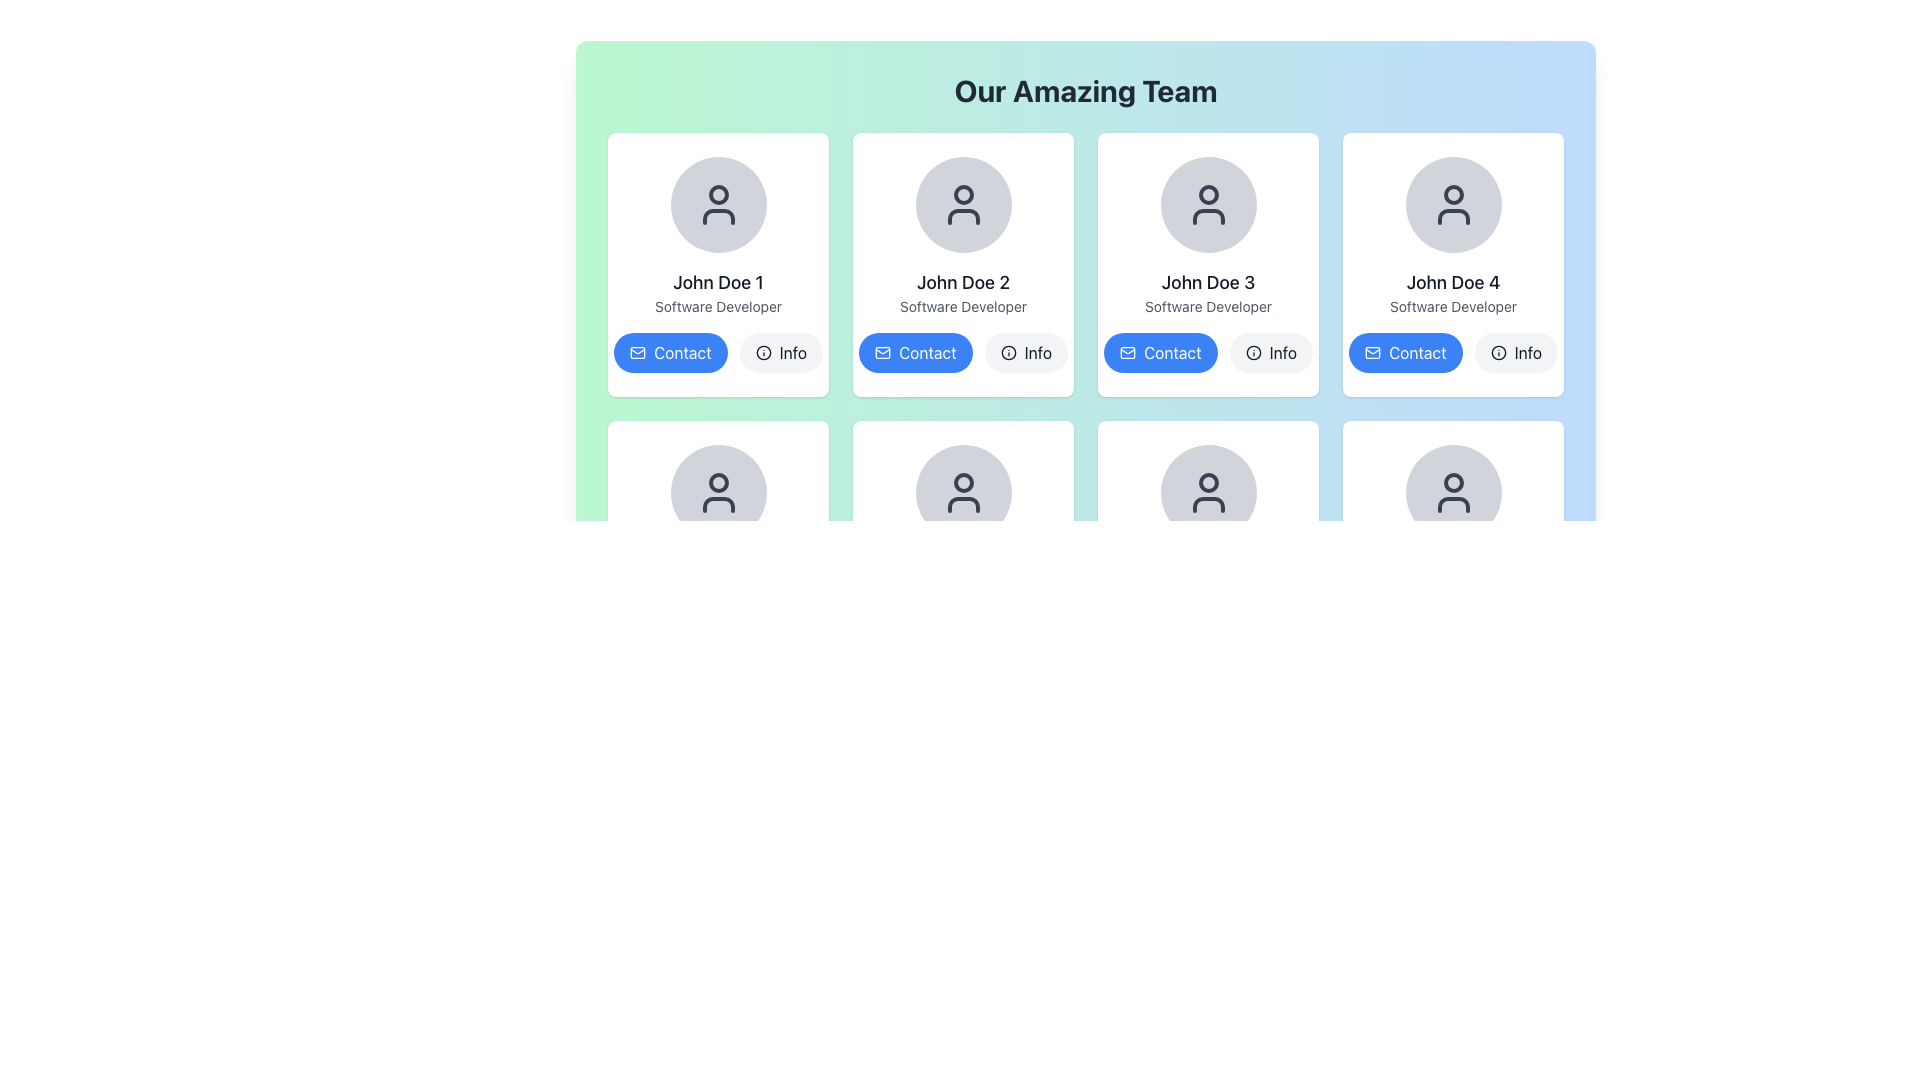 The width and height of the screenshot is (1920, 1080). What do you see at coordinates (1498, 352) in the screenshot?
I see `the information icon shaped like a circle with an 'i' inside, located in the fourth card of the top row` at bounding box center [1498, 352].